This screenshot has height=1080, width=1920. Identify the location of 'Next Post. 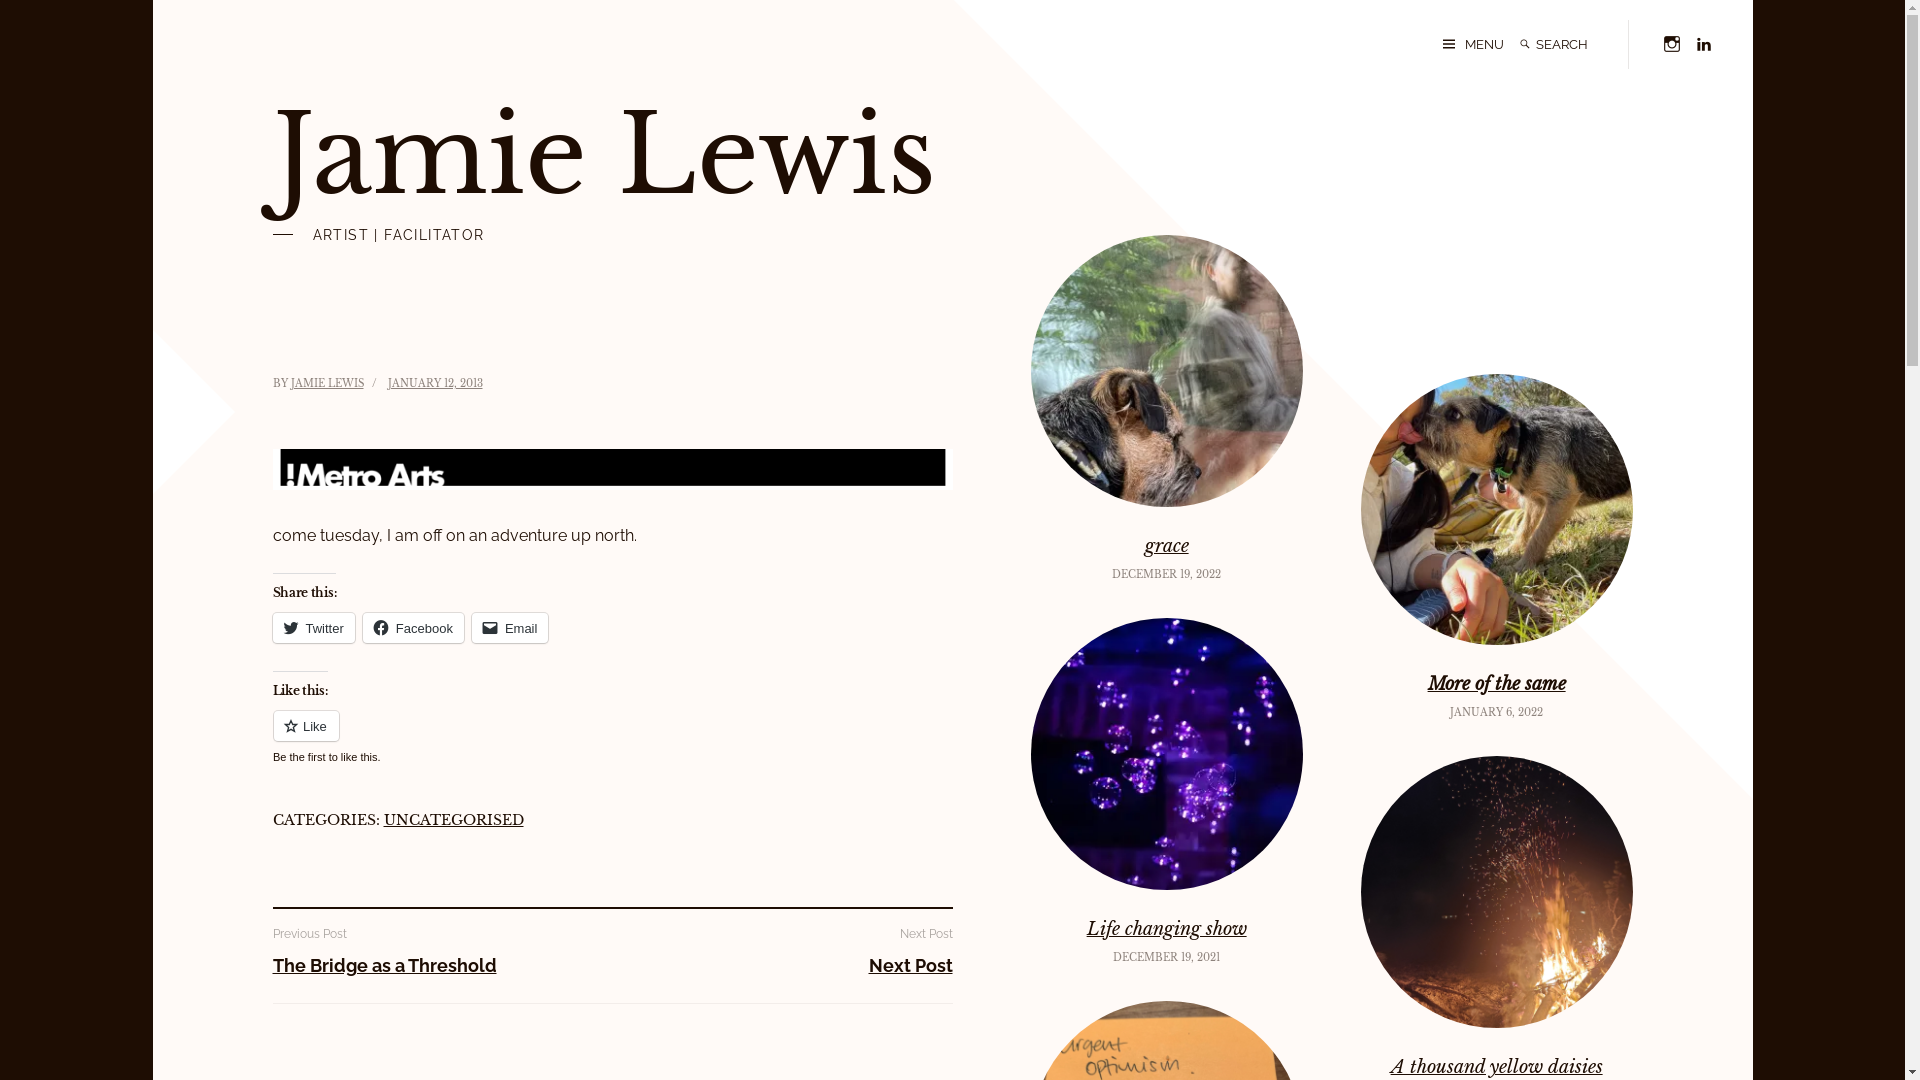
(631, 950).